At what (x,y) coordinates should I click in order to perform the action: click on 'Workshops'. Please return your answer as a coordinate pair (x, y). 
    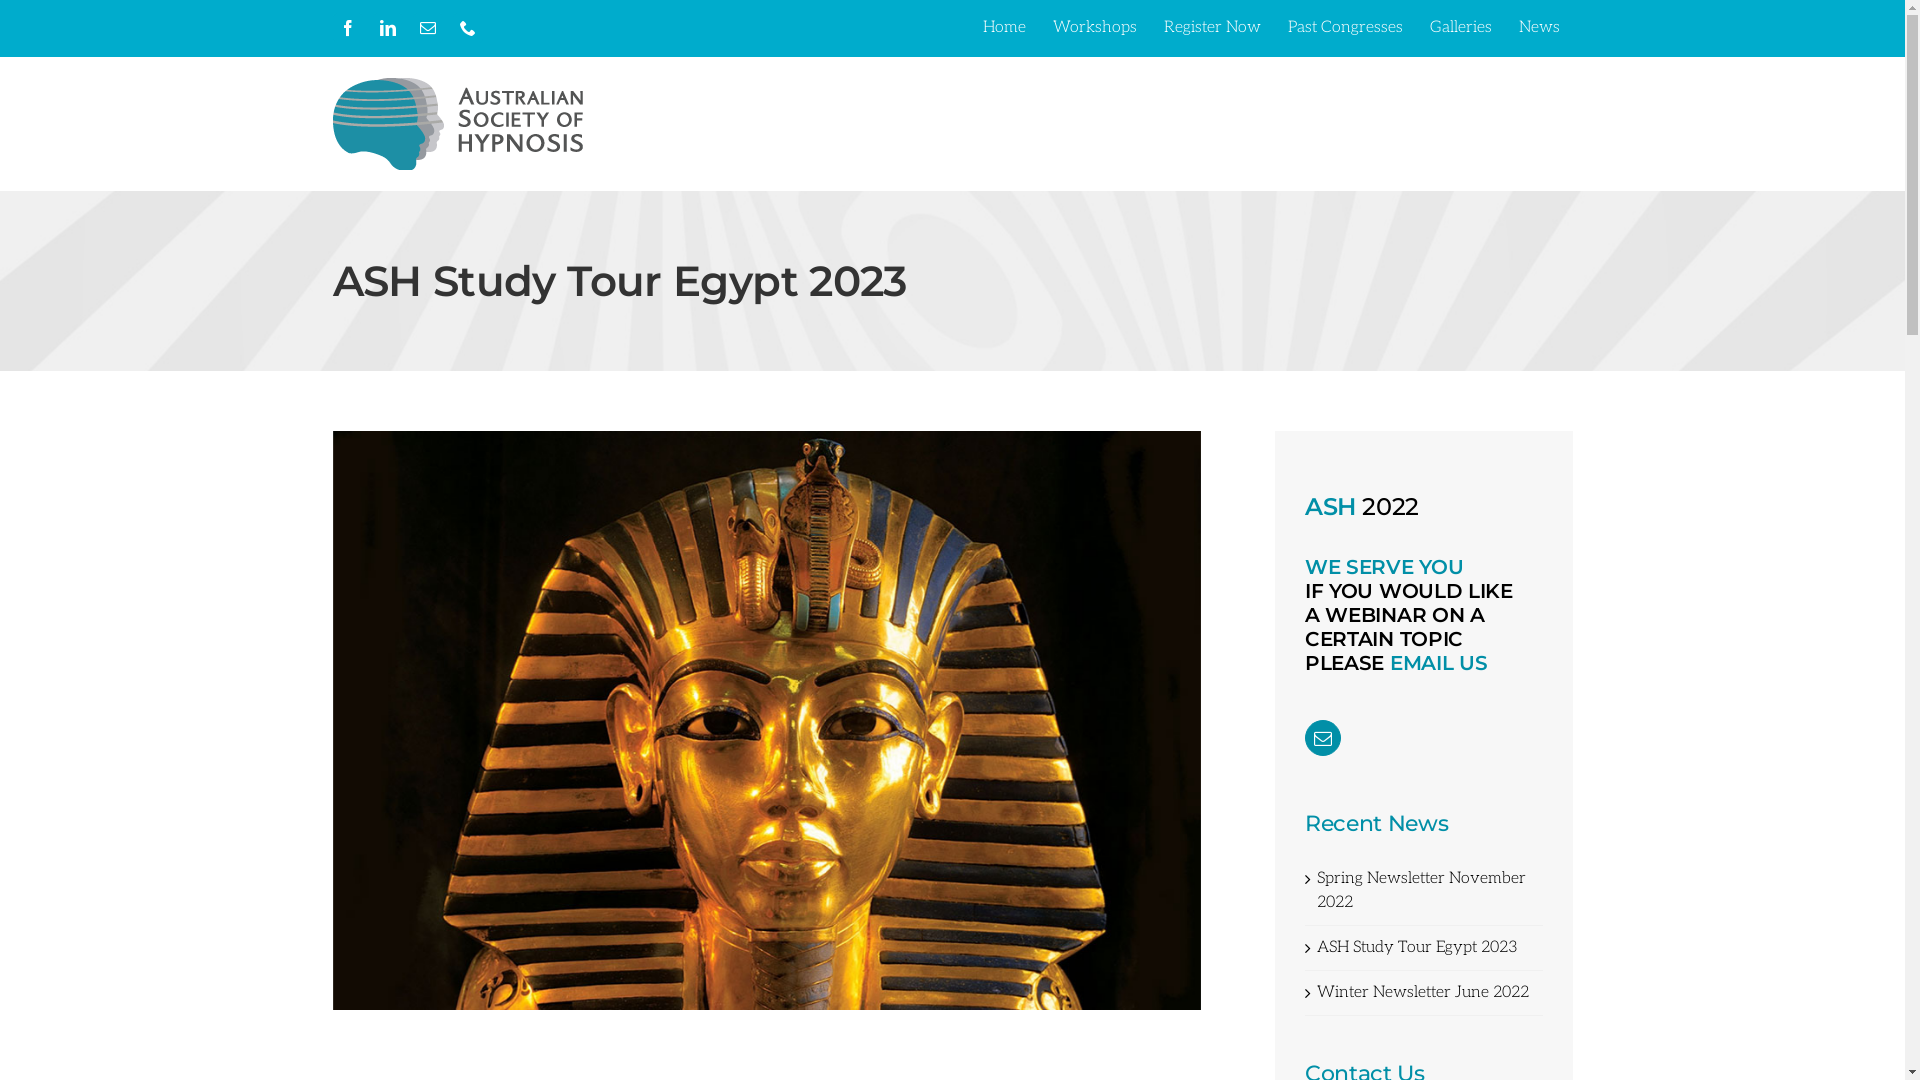
    Looking at the image, I should click on (1093, 27).